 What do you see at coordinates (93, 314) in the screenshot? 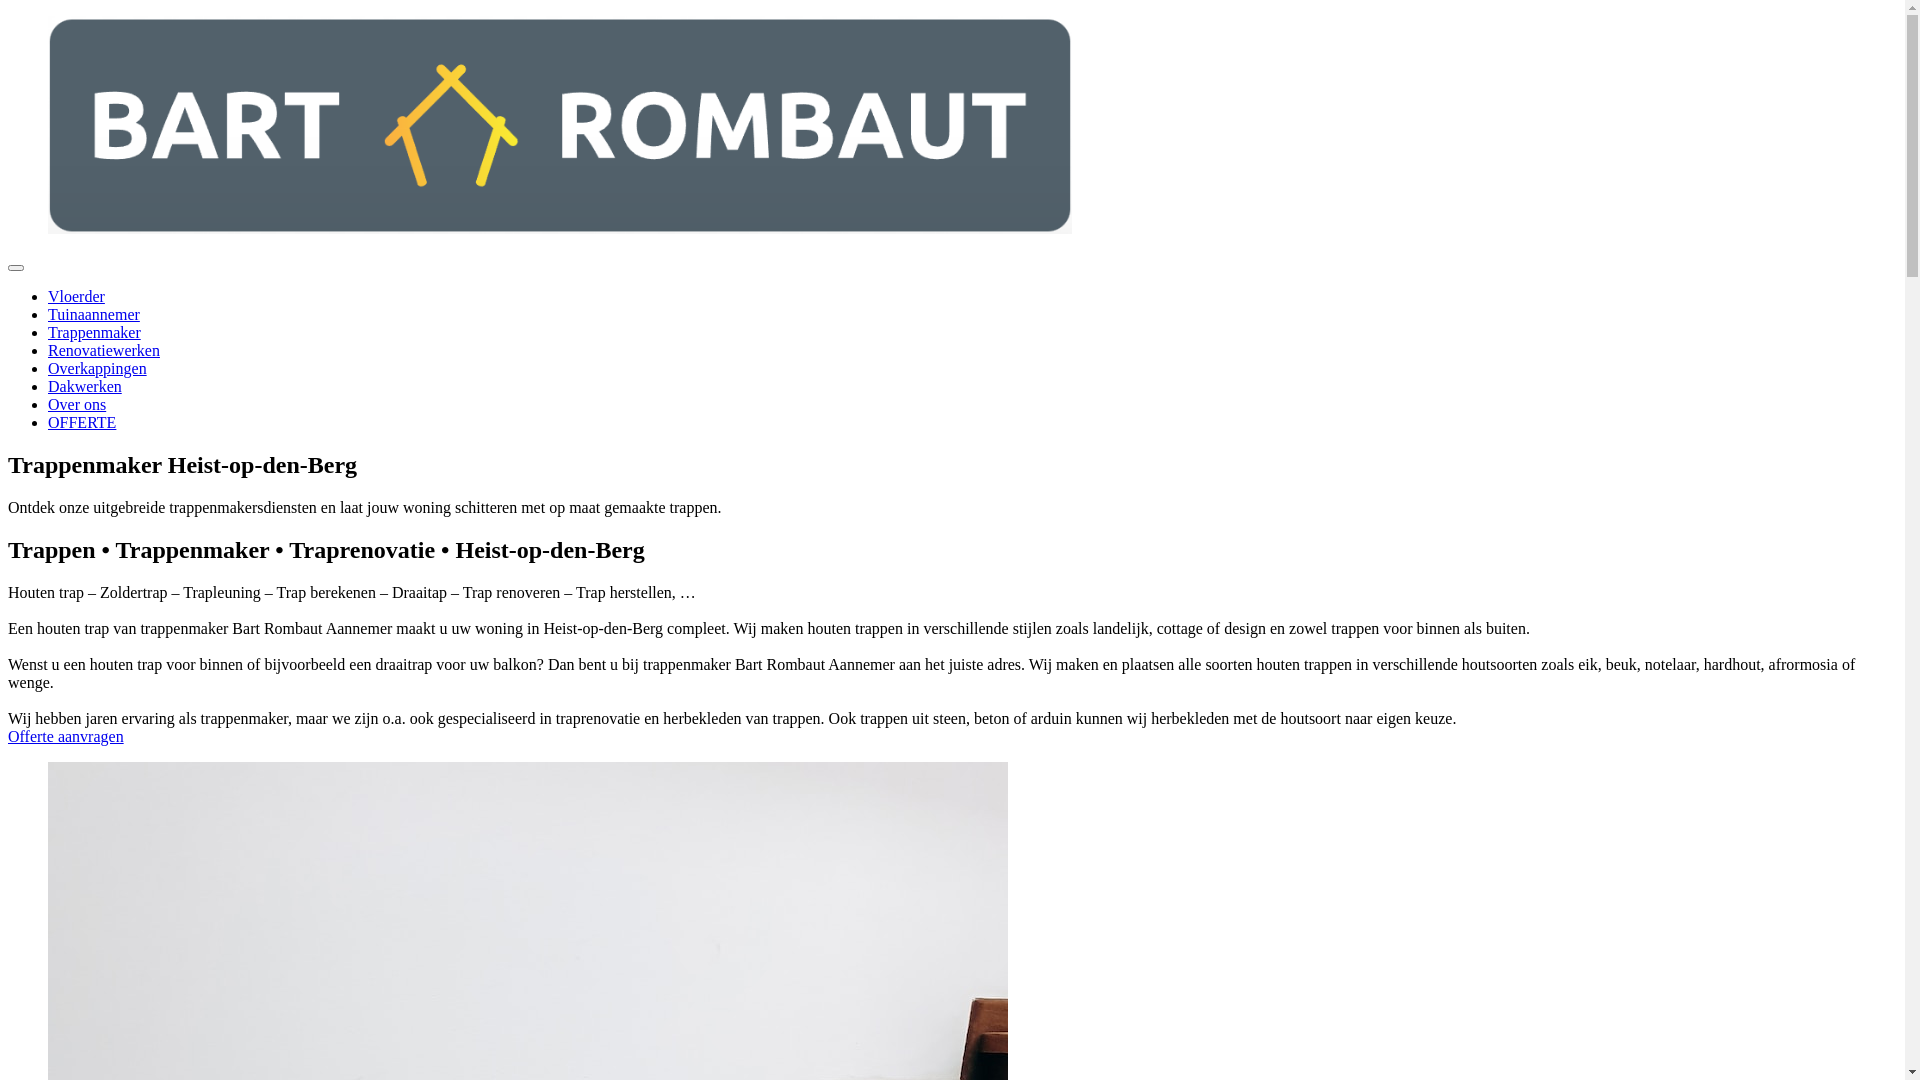
I see `'Tuinaannemer'` at bounding box center [93, 314].